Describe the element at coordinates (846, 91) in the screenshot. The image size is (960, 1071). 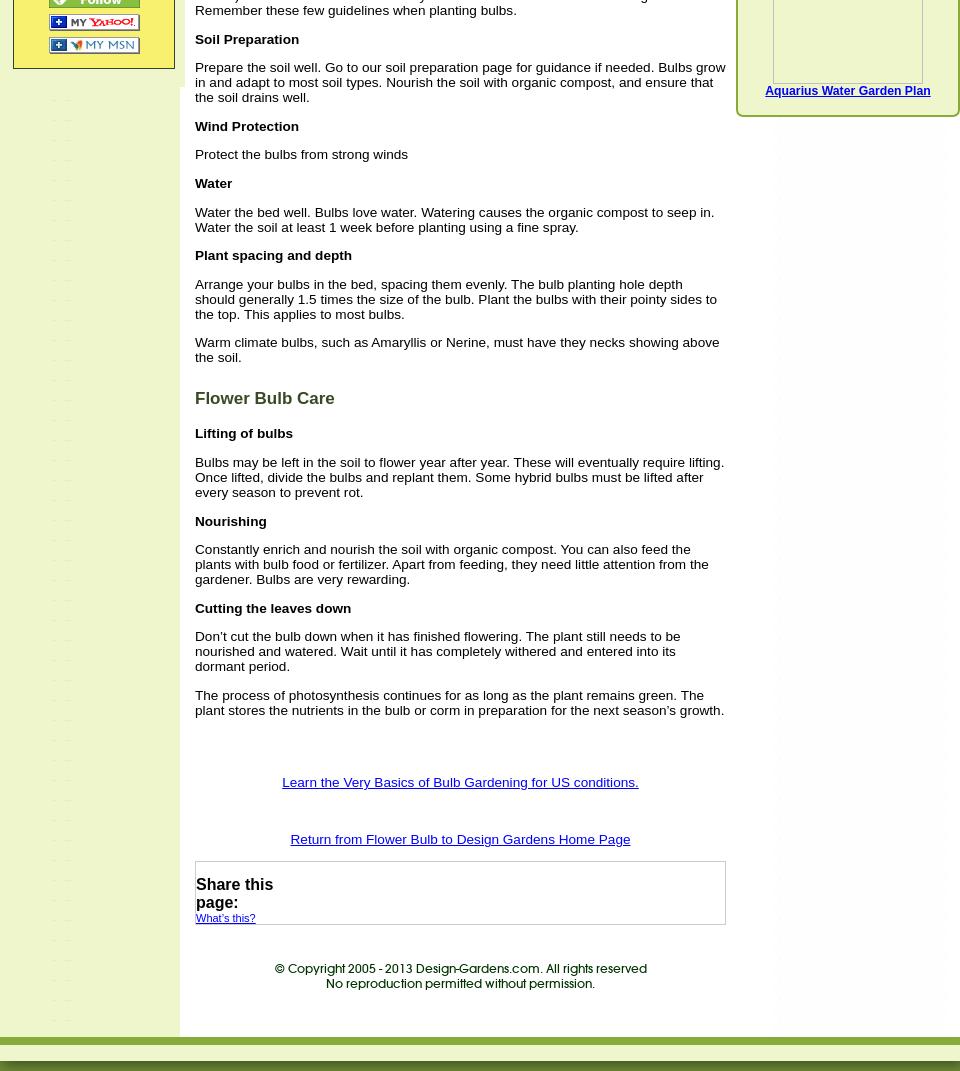
I see `'Aquarius Water Garden Plan'` at that location.